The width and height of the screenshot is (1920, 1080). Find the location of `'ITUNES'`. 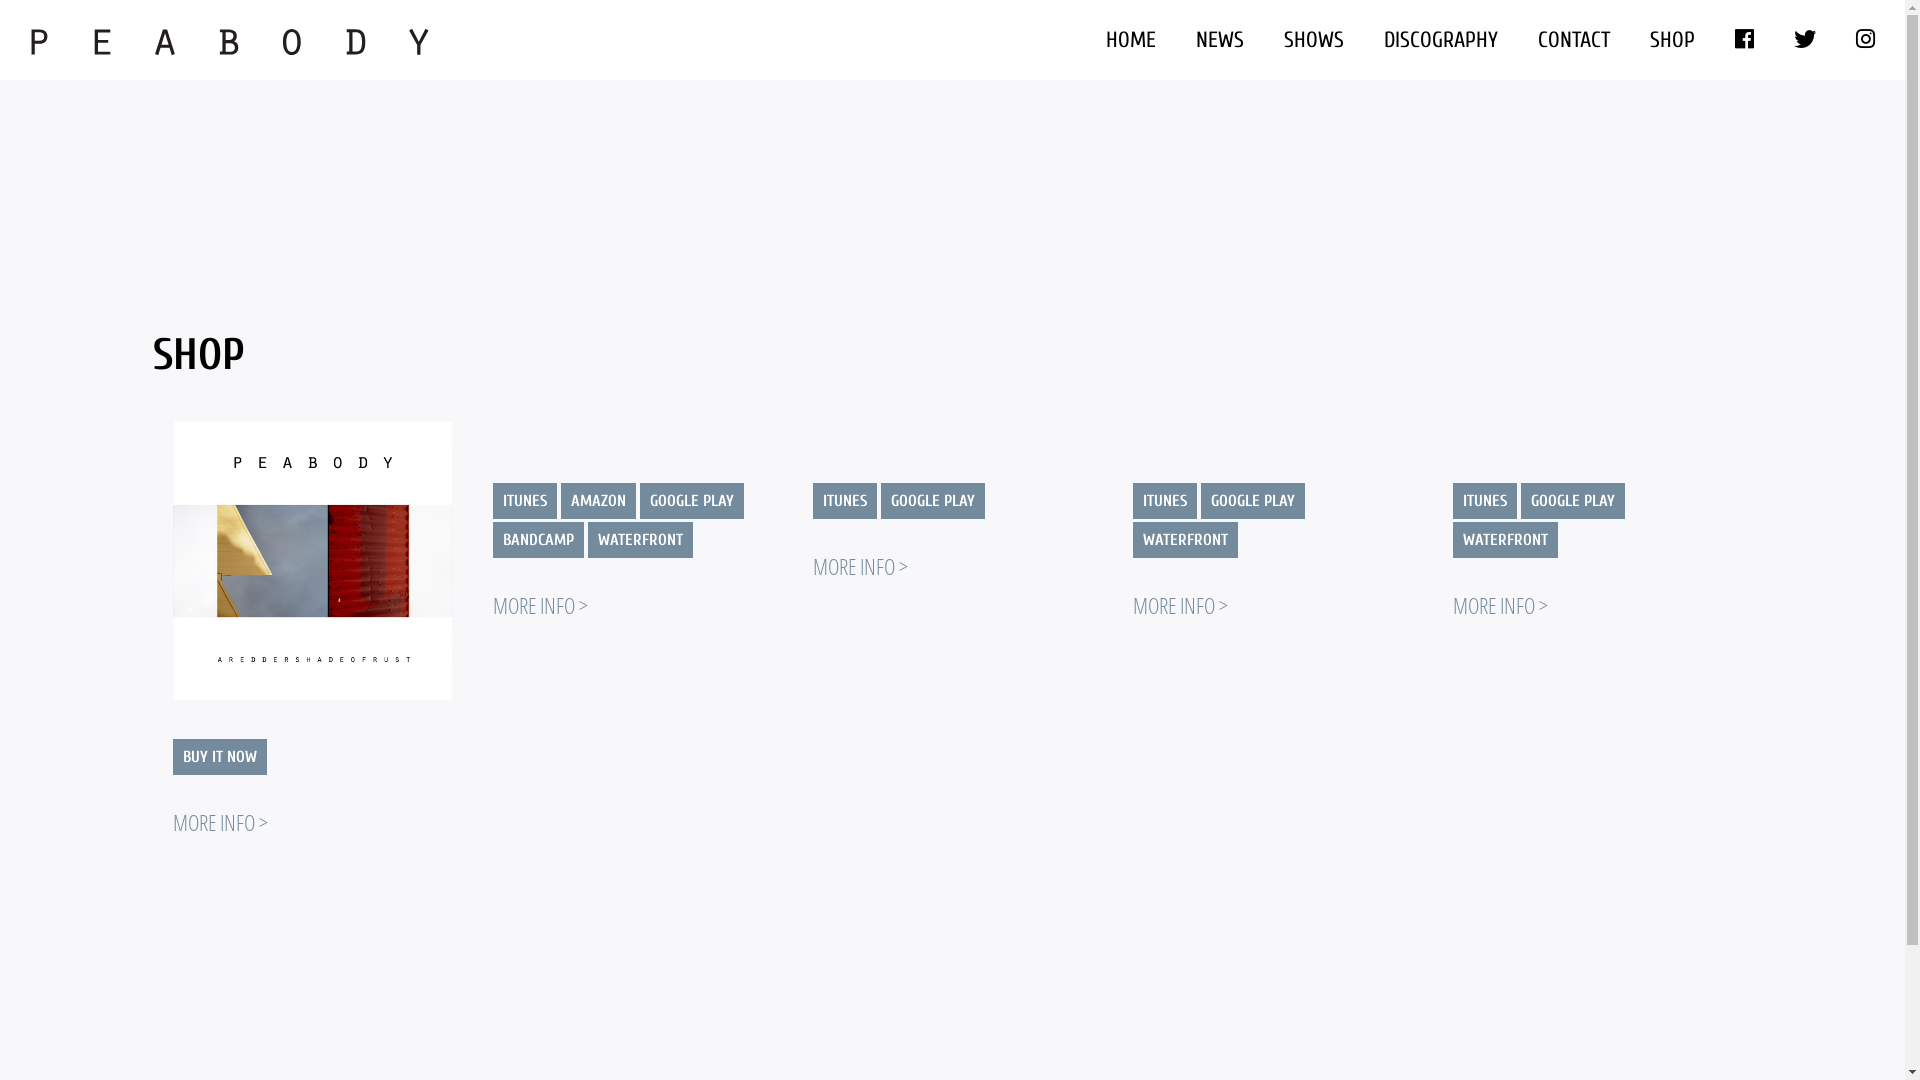

'ITUNES' is located at coordinates (1132, 500).